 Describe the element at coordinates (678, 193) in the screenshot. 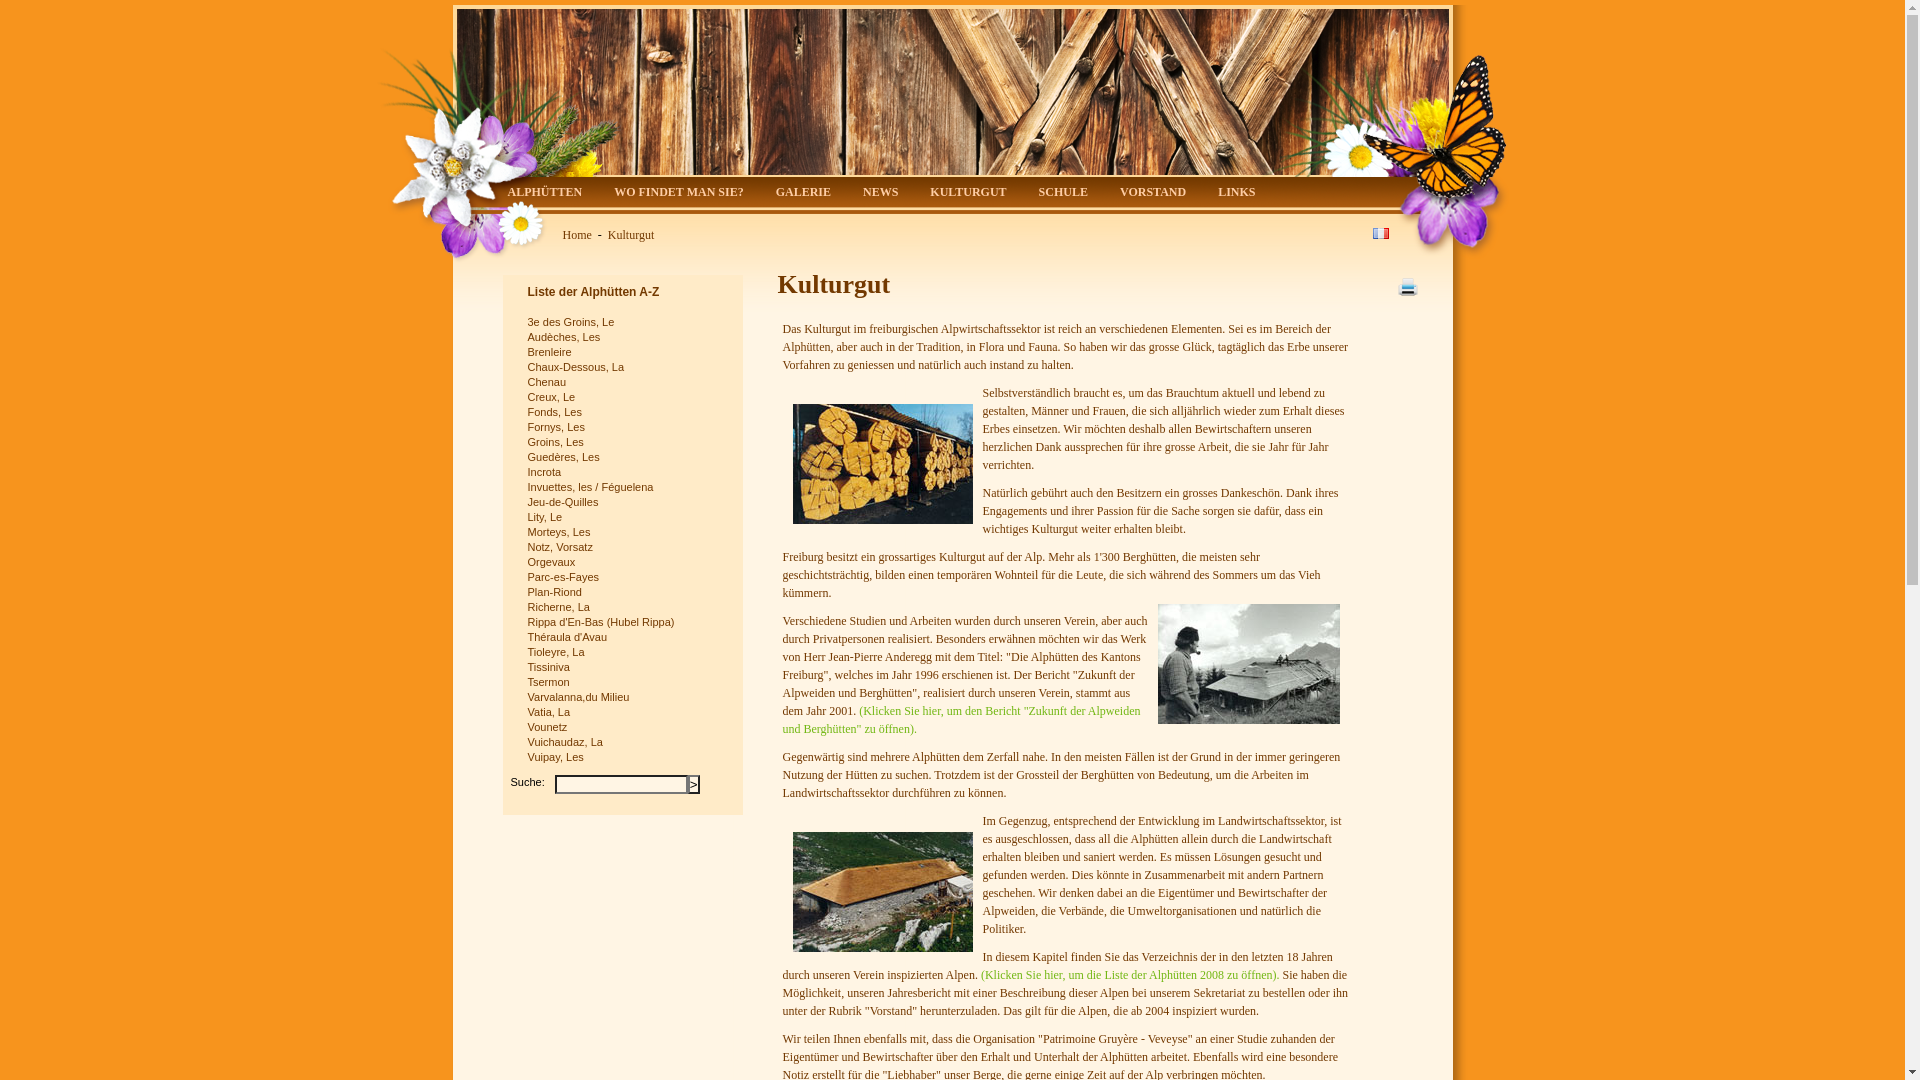

I see `'WO FINDET MAN SIE?'` at that location.